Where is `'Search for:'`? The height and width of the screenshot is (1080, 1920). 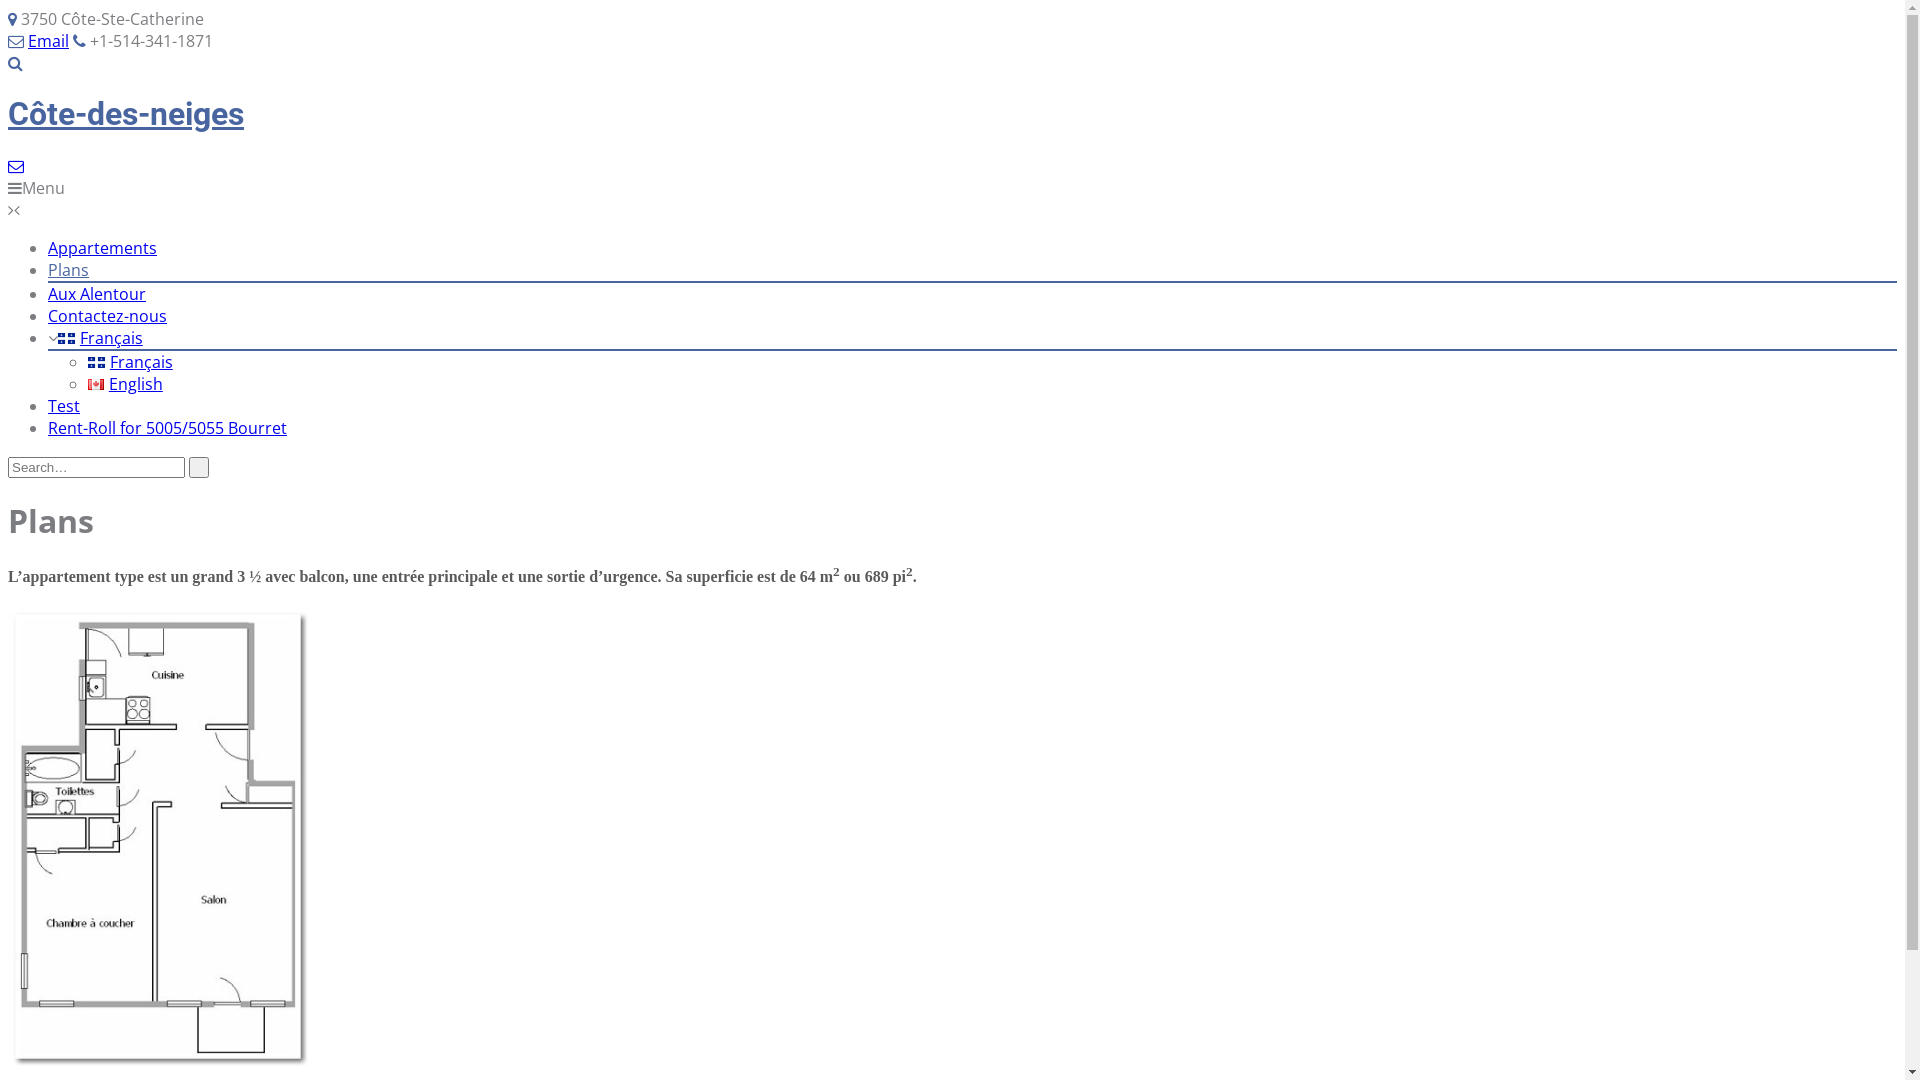
'Search for:' is located at coordinates (95, 467).